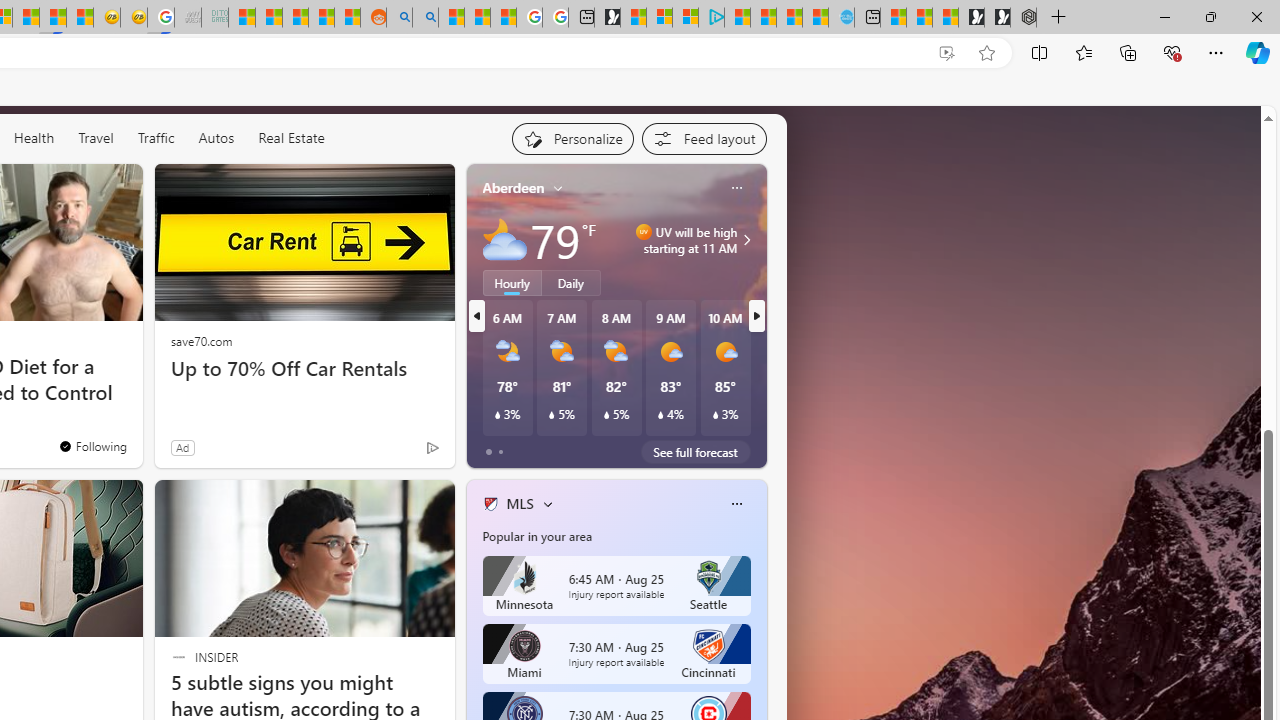 The width and height of the screenshot is (1280, 720). Describe the element at coordinates (290, 136) in the screenshot. I see `'Real Estate'` at that location.